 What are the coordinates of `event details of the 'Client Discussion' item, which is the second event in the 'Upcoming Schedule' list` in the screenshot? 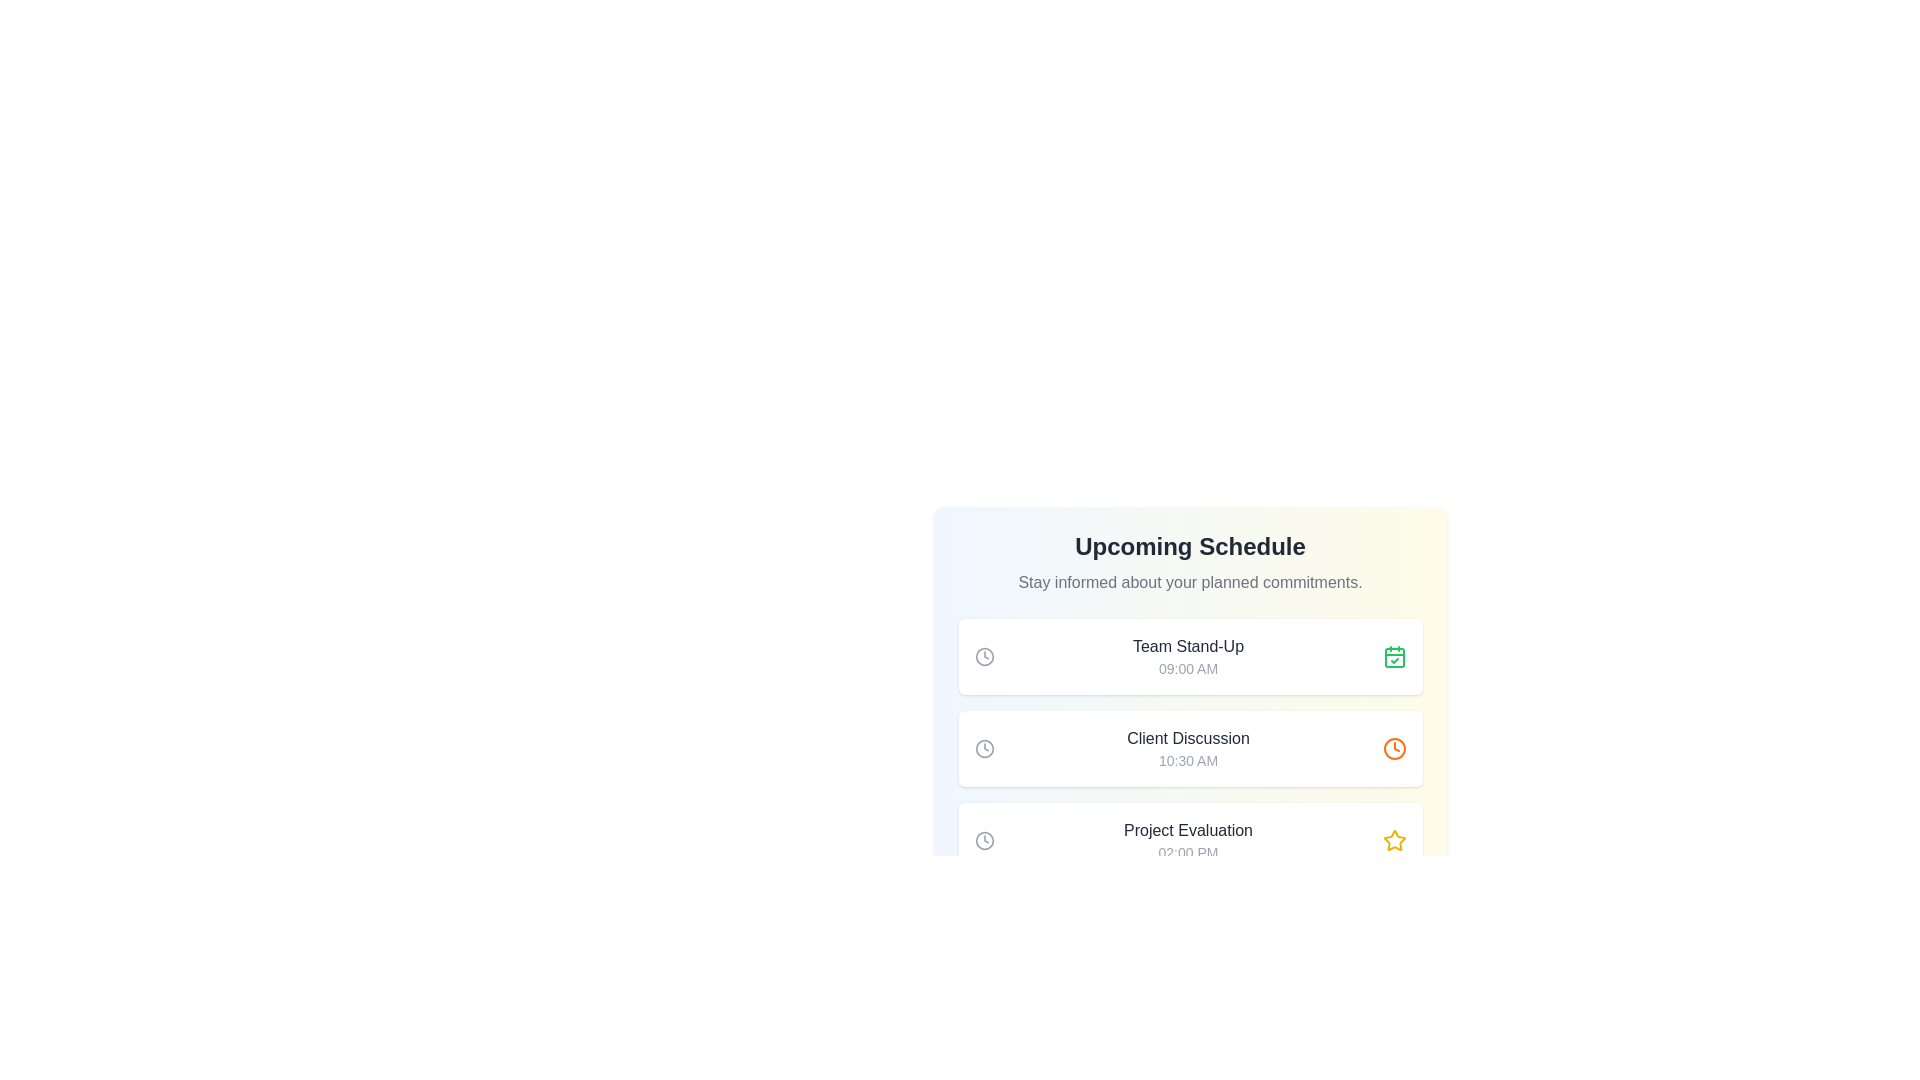 It's located at (1190, 748).